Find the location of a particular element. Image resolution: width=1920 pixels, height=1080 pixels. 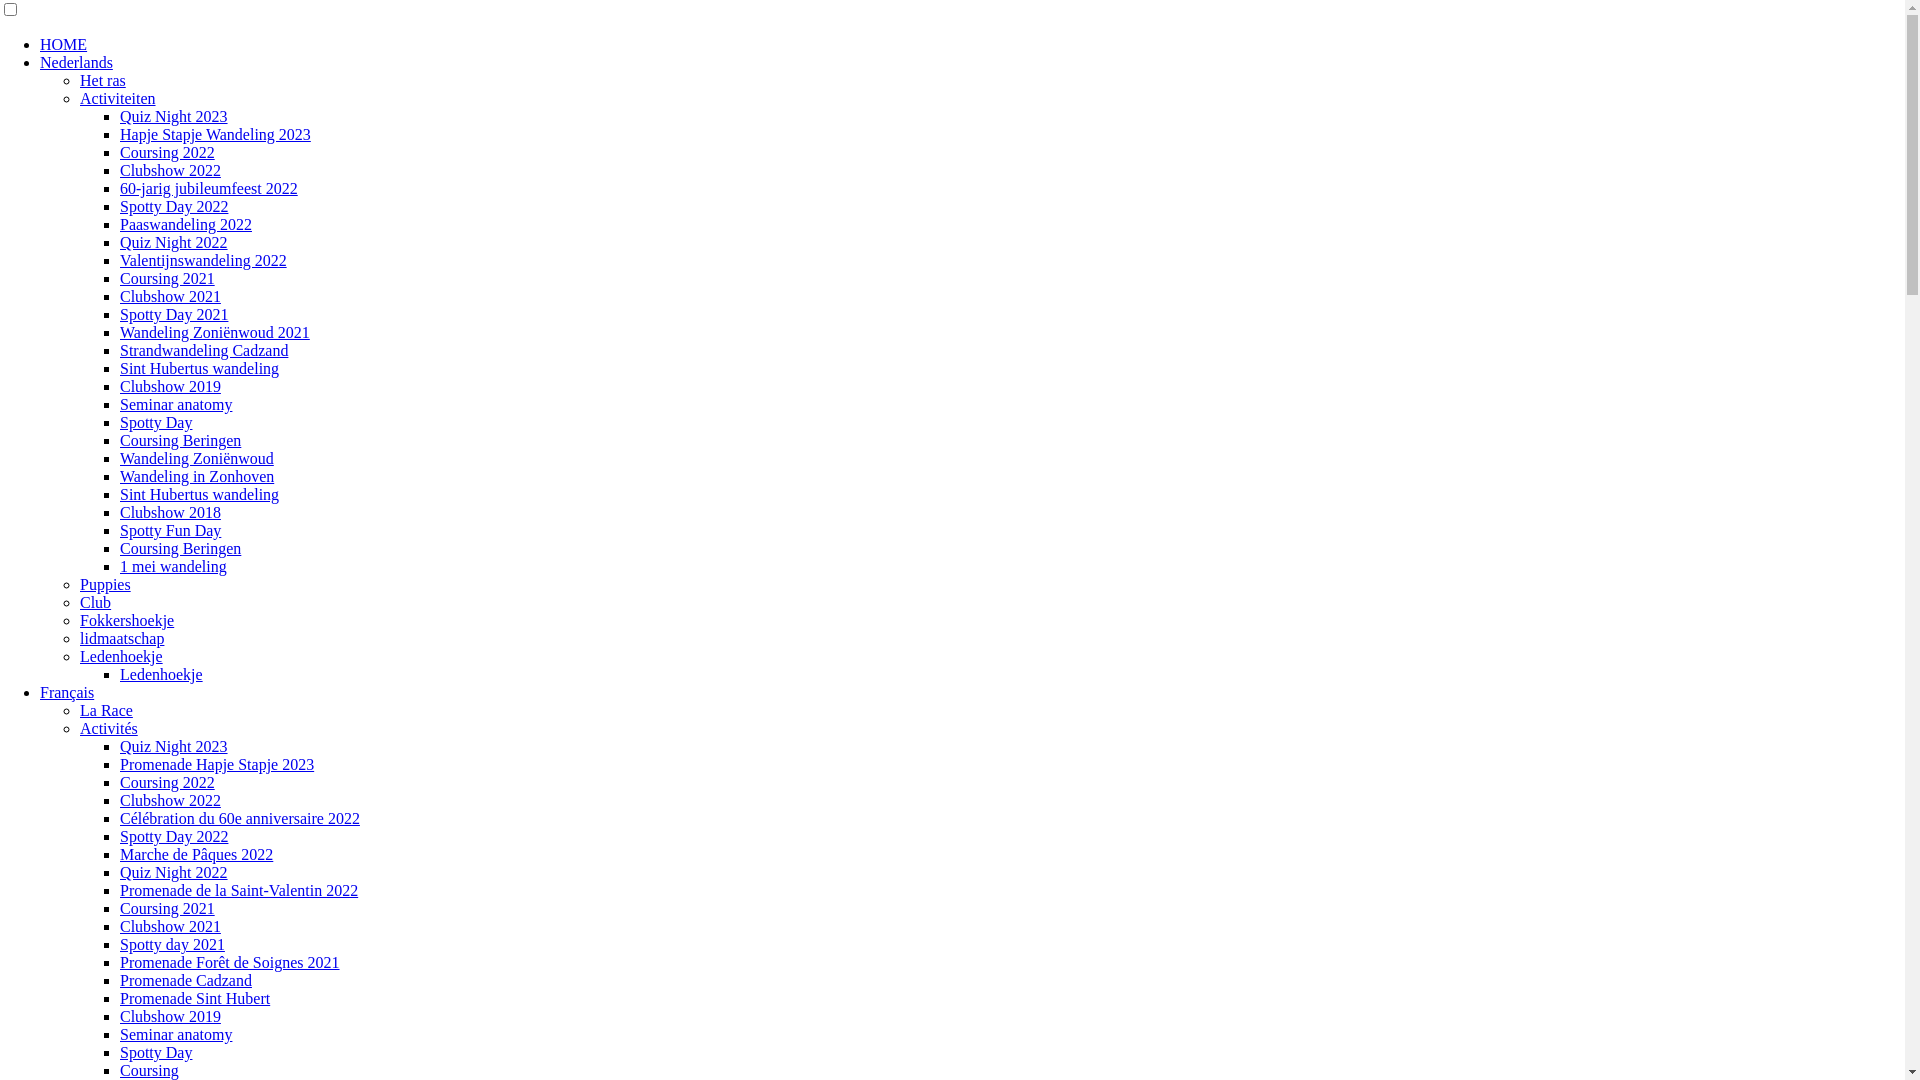

'Sint Hubertus wandeling' is located at coordinates (199, 368).